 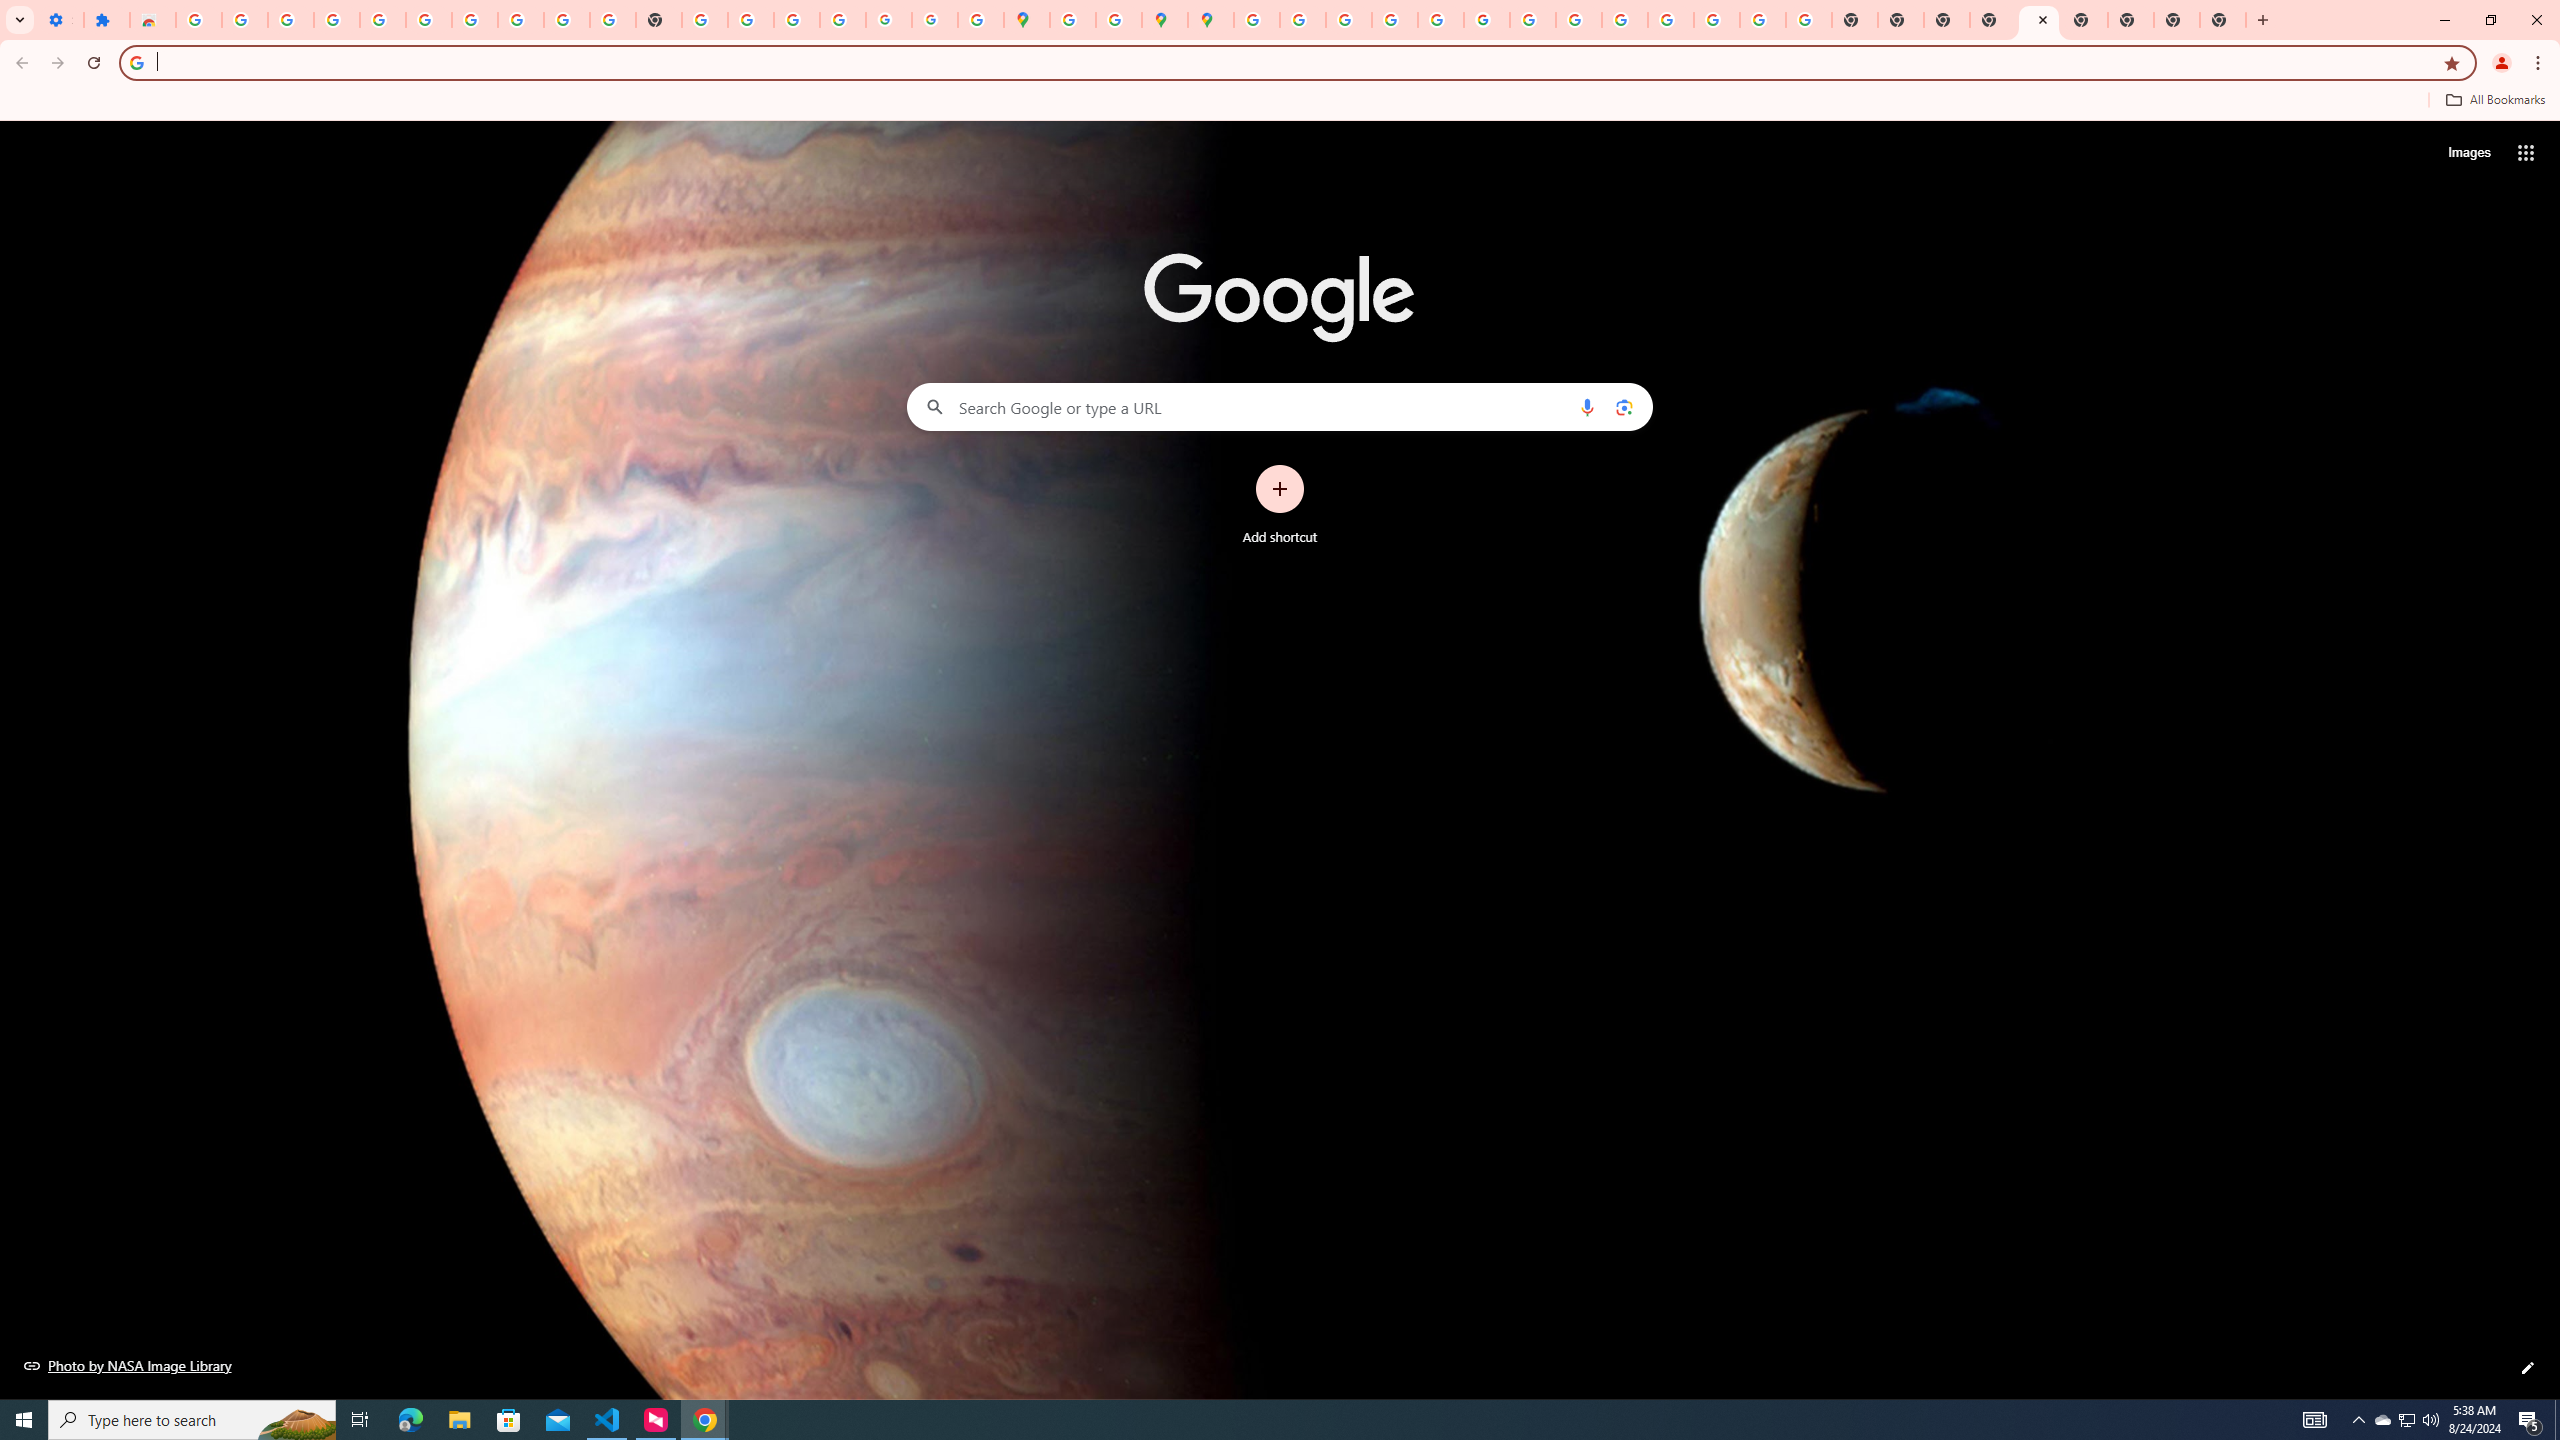 What do you see at coordinates (19, 62) in the screenshot?
I see `'Back'` at bounding box center [19, 62].